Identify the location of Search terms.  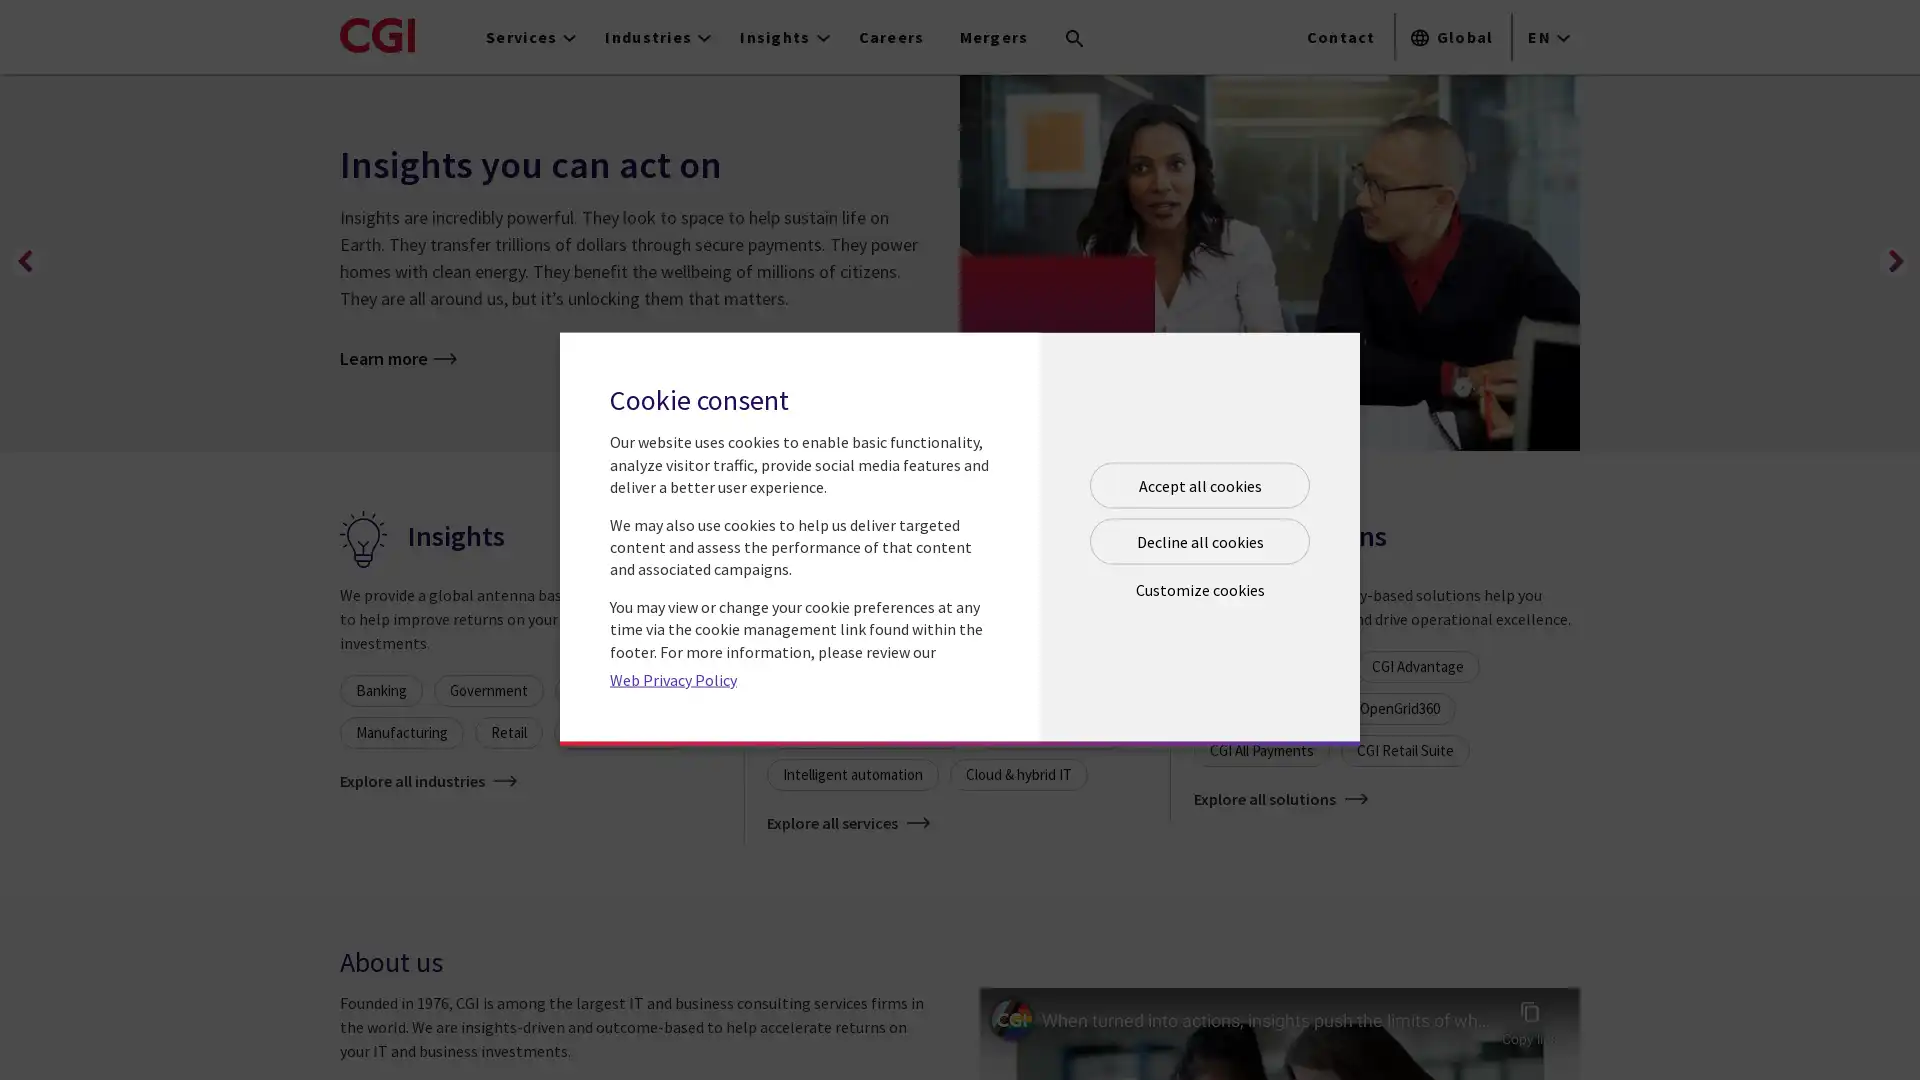
(1074, 39).